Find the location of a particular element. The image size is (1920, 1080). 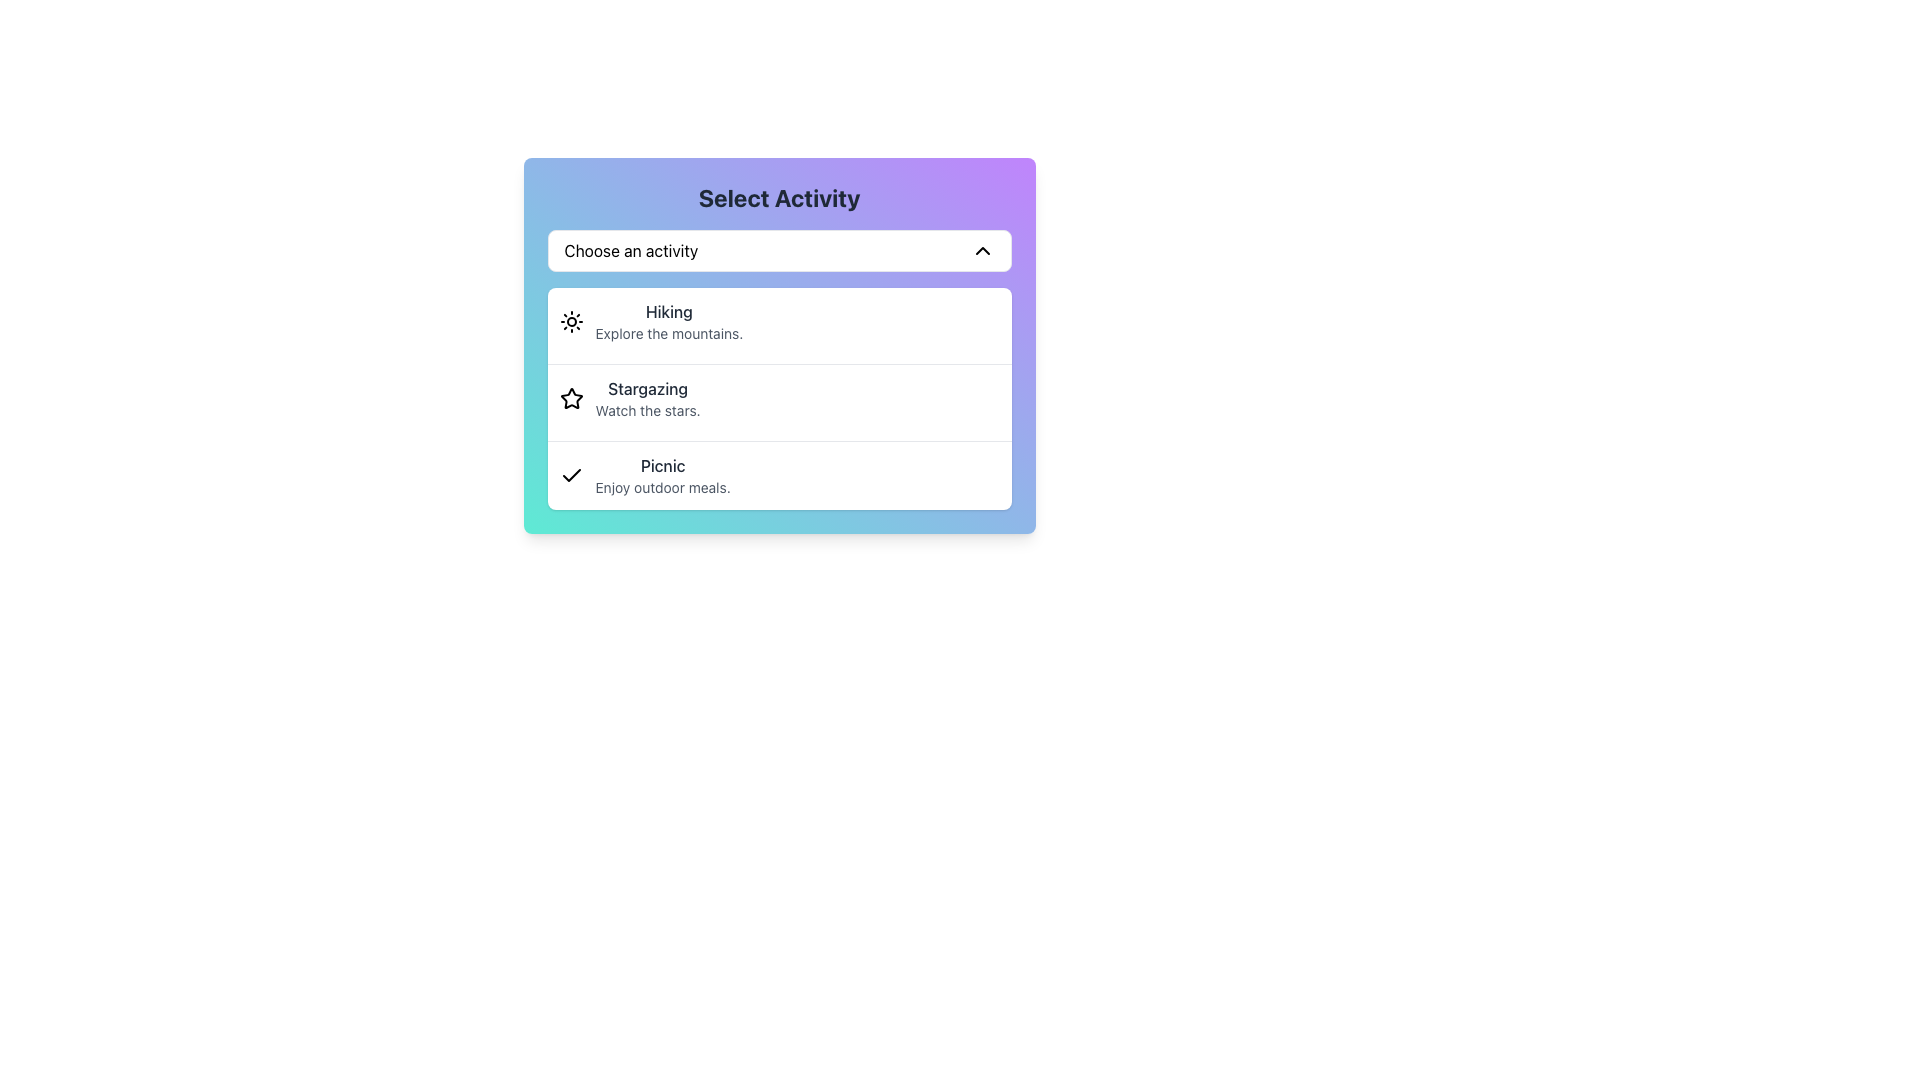

text label providing additional context for the 'Picnic' option located within the dropdown under 'Select Activity' is located at coordinates (663, 488).